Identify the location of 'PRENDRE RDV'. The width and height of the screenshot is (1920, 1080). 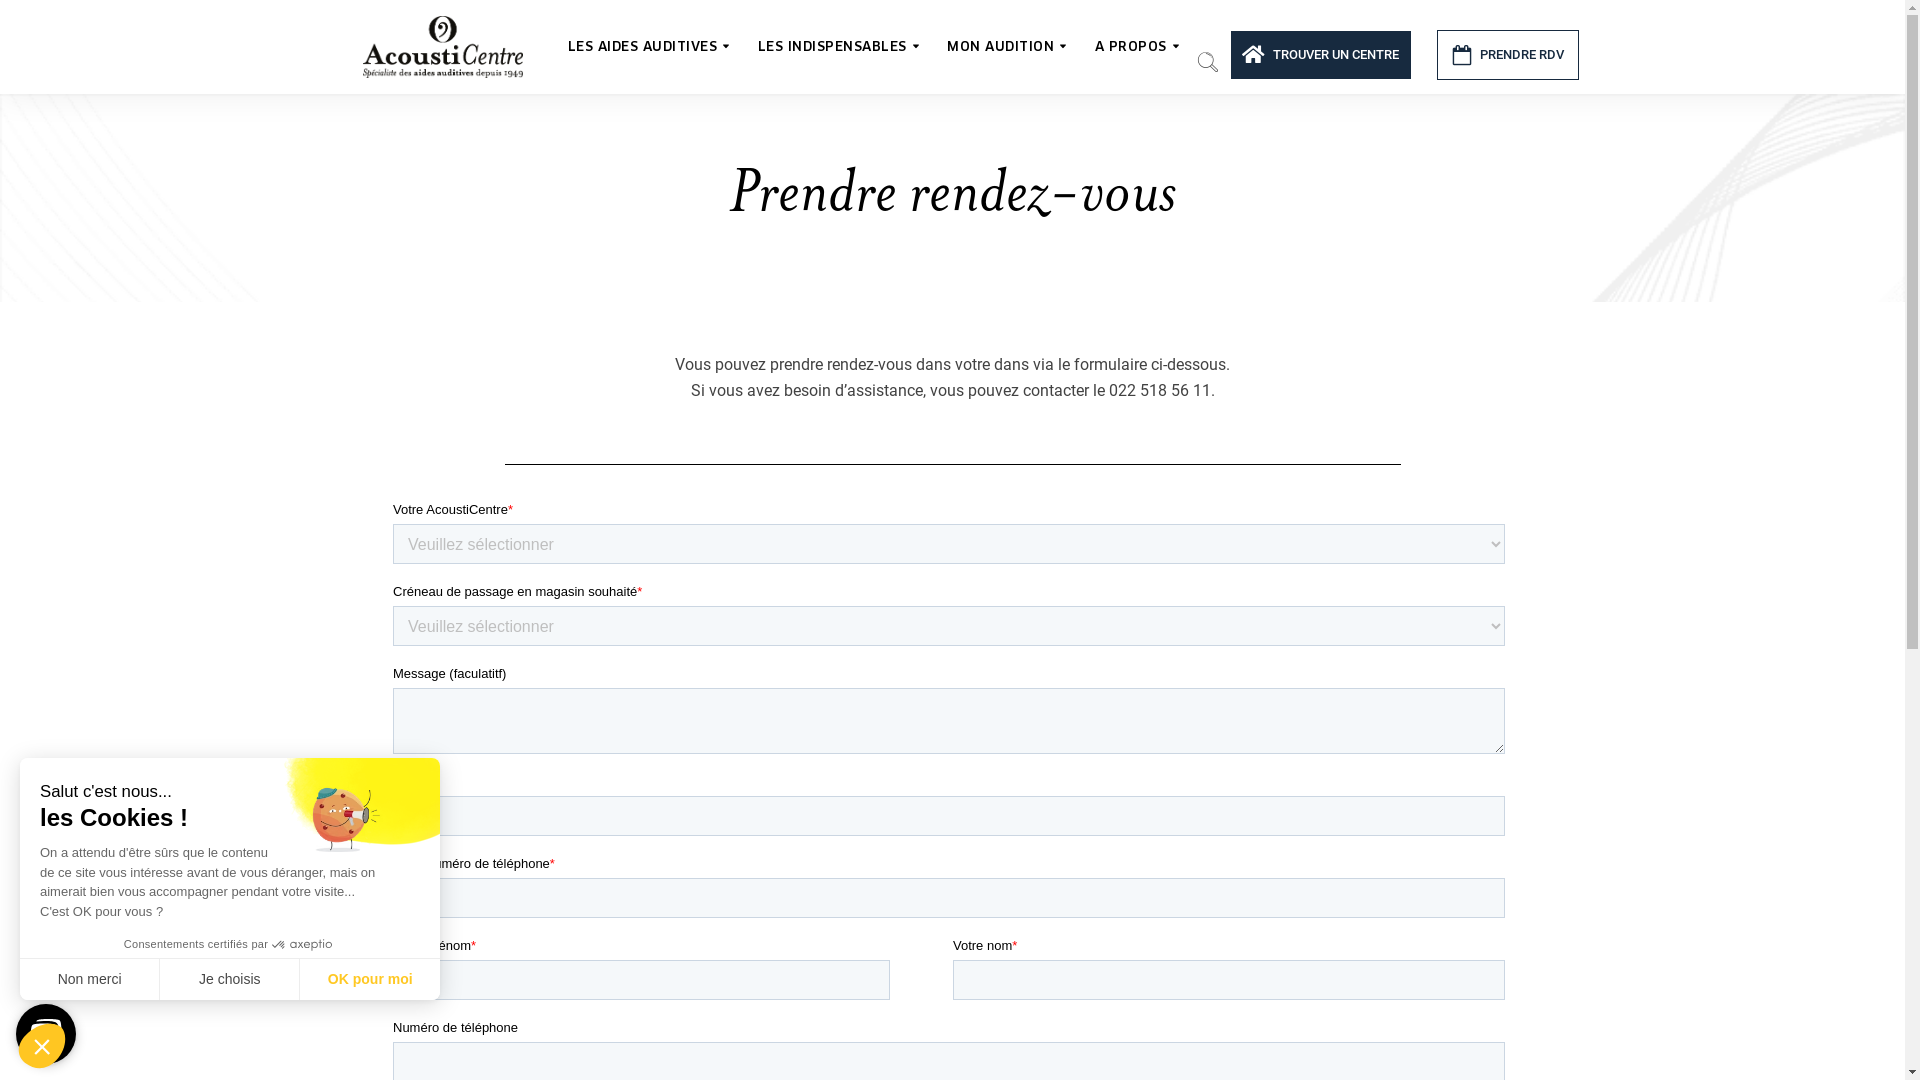
(1507, 53).